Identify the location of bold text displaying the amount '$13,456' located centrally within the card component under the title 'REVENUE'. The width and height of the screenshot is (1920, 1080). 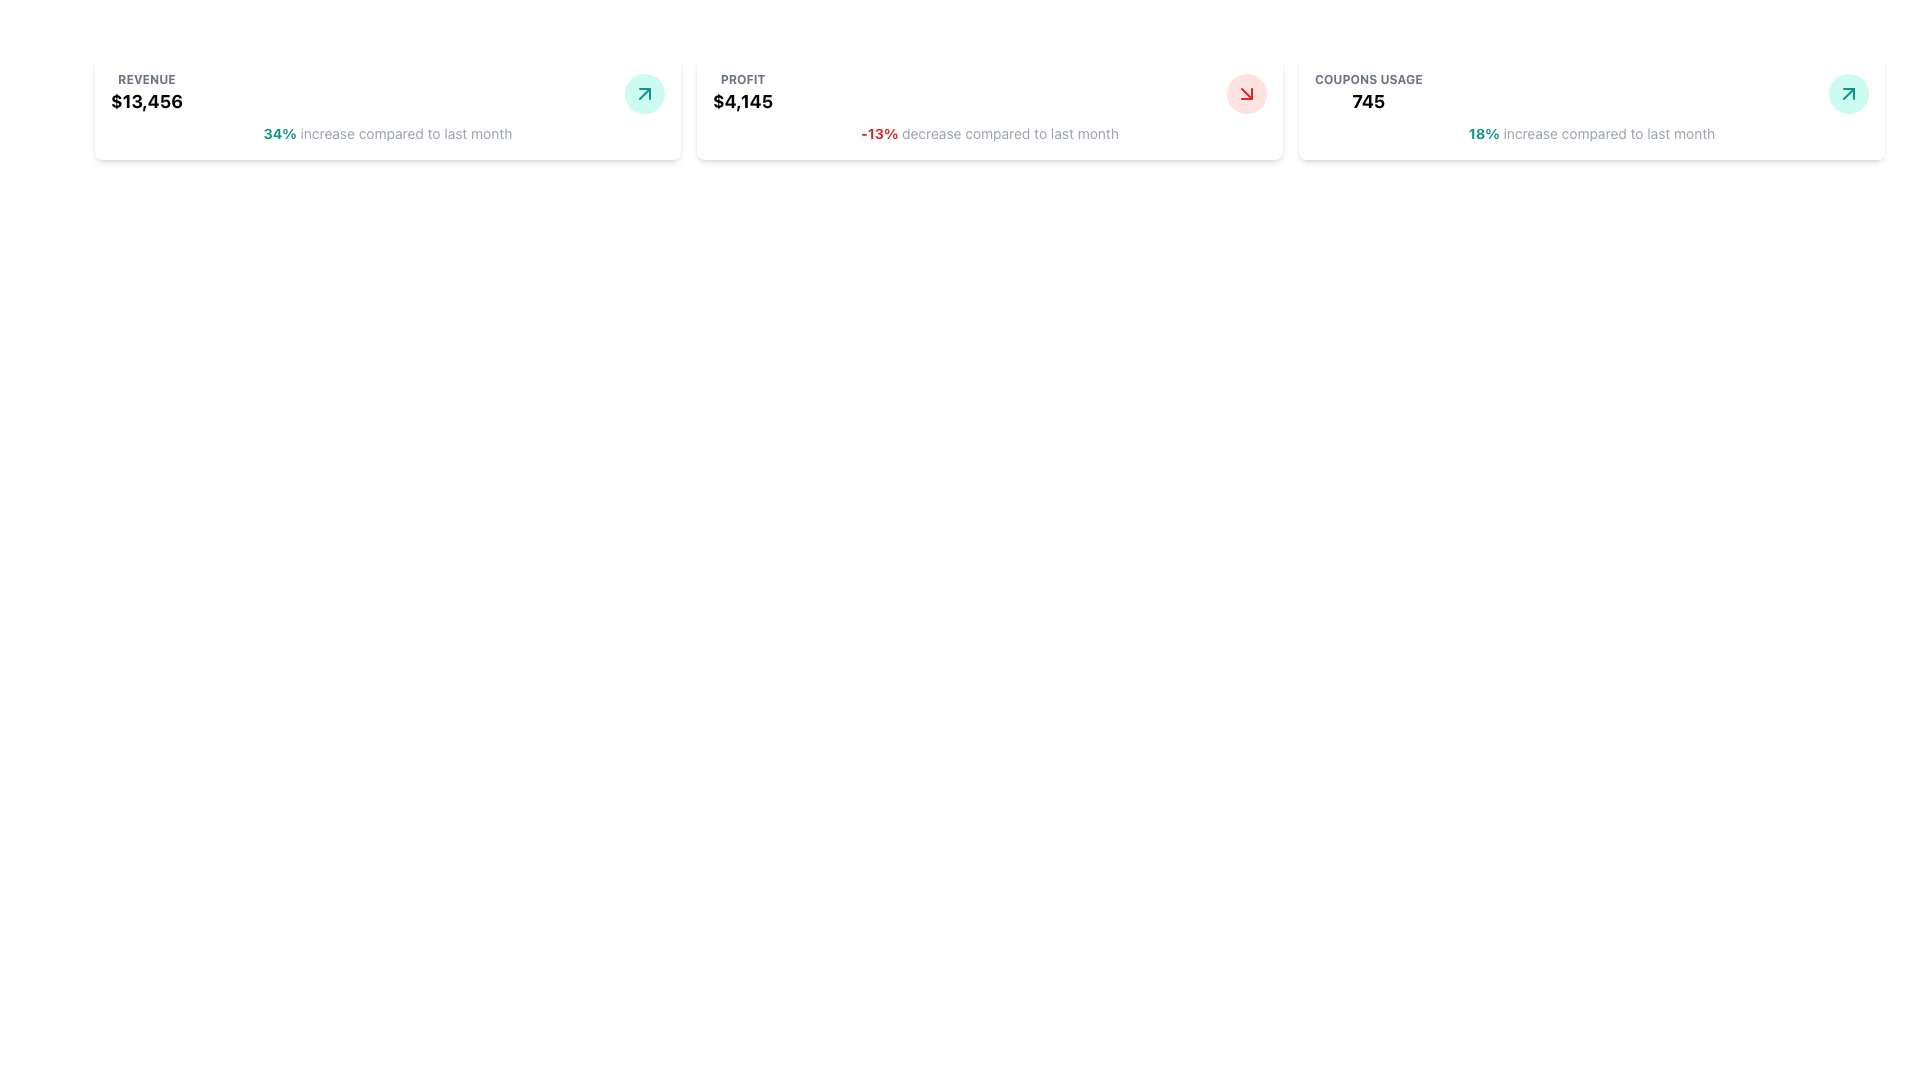
(146, 101).